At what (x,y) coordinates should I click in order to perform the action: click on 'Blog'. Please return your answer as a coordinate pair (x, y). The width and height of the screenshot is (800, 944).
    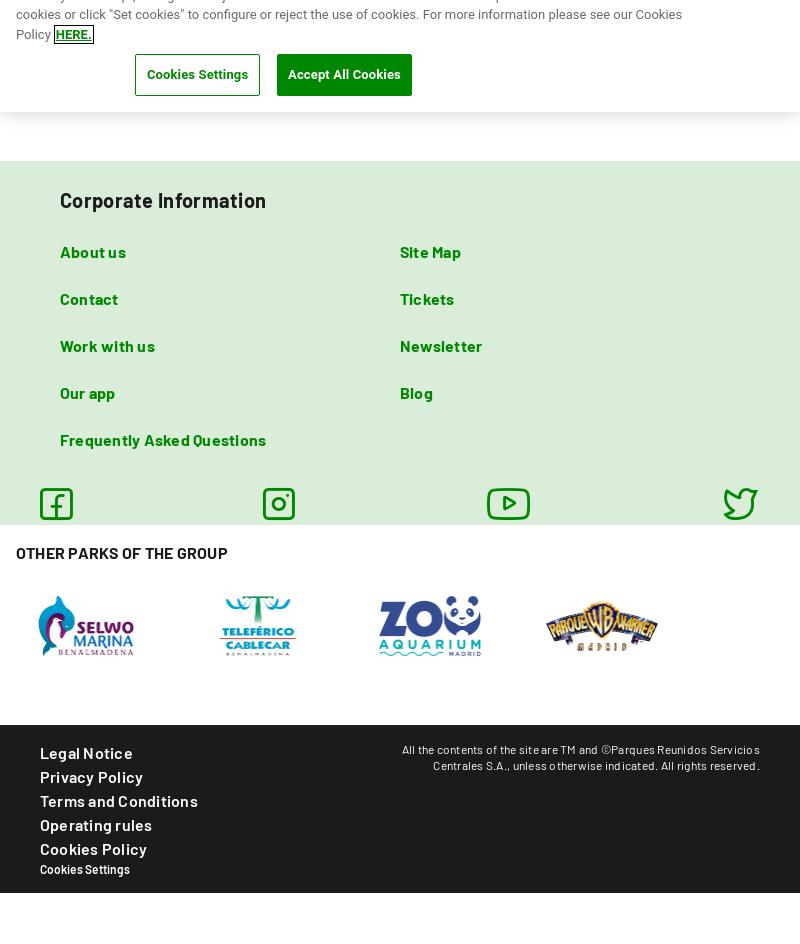
    Looking at the image, I should click on (416, 391).